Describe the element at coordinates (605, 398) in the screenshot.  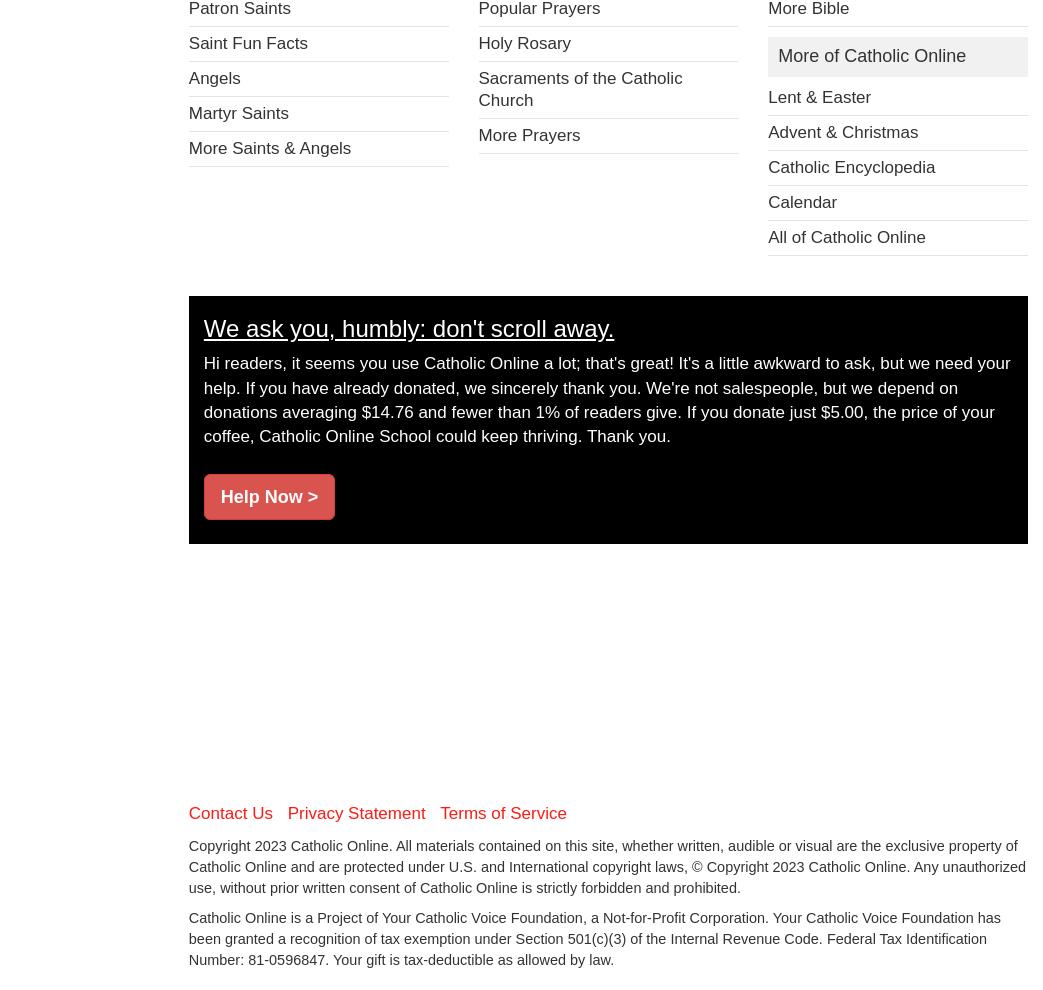
I see `'Hi readers, it seems you use Catholic Online a lot; that's great!  It's a little awkward to ask, but we need your help. If you have already donated, we sincerely thank you.  We're not salespeople, but we depend on donations averaging $14.76 and fewer than 1% of readers give. If you donate just $5.00, the price of your coffee, Catholic Online School could keep thriving. Thank you.'` at that location.